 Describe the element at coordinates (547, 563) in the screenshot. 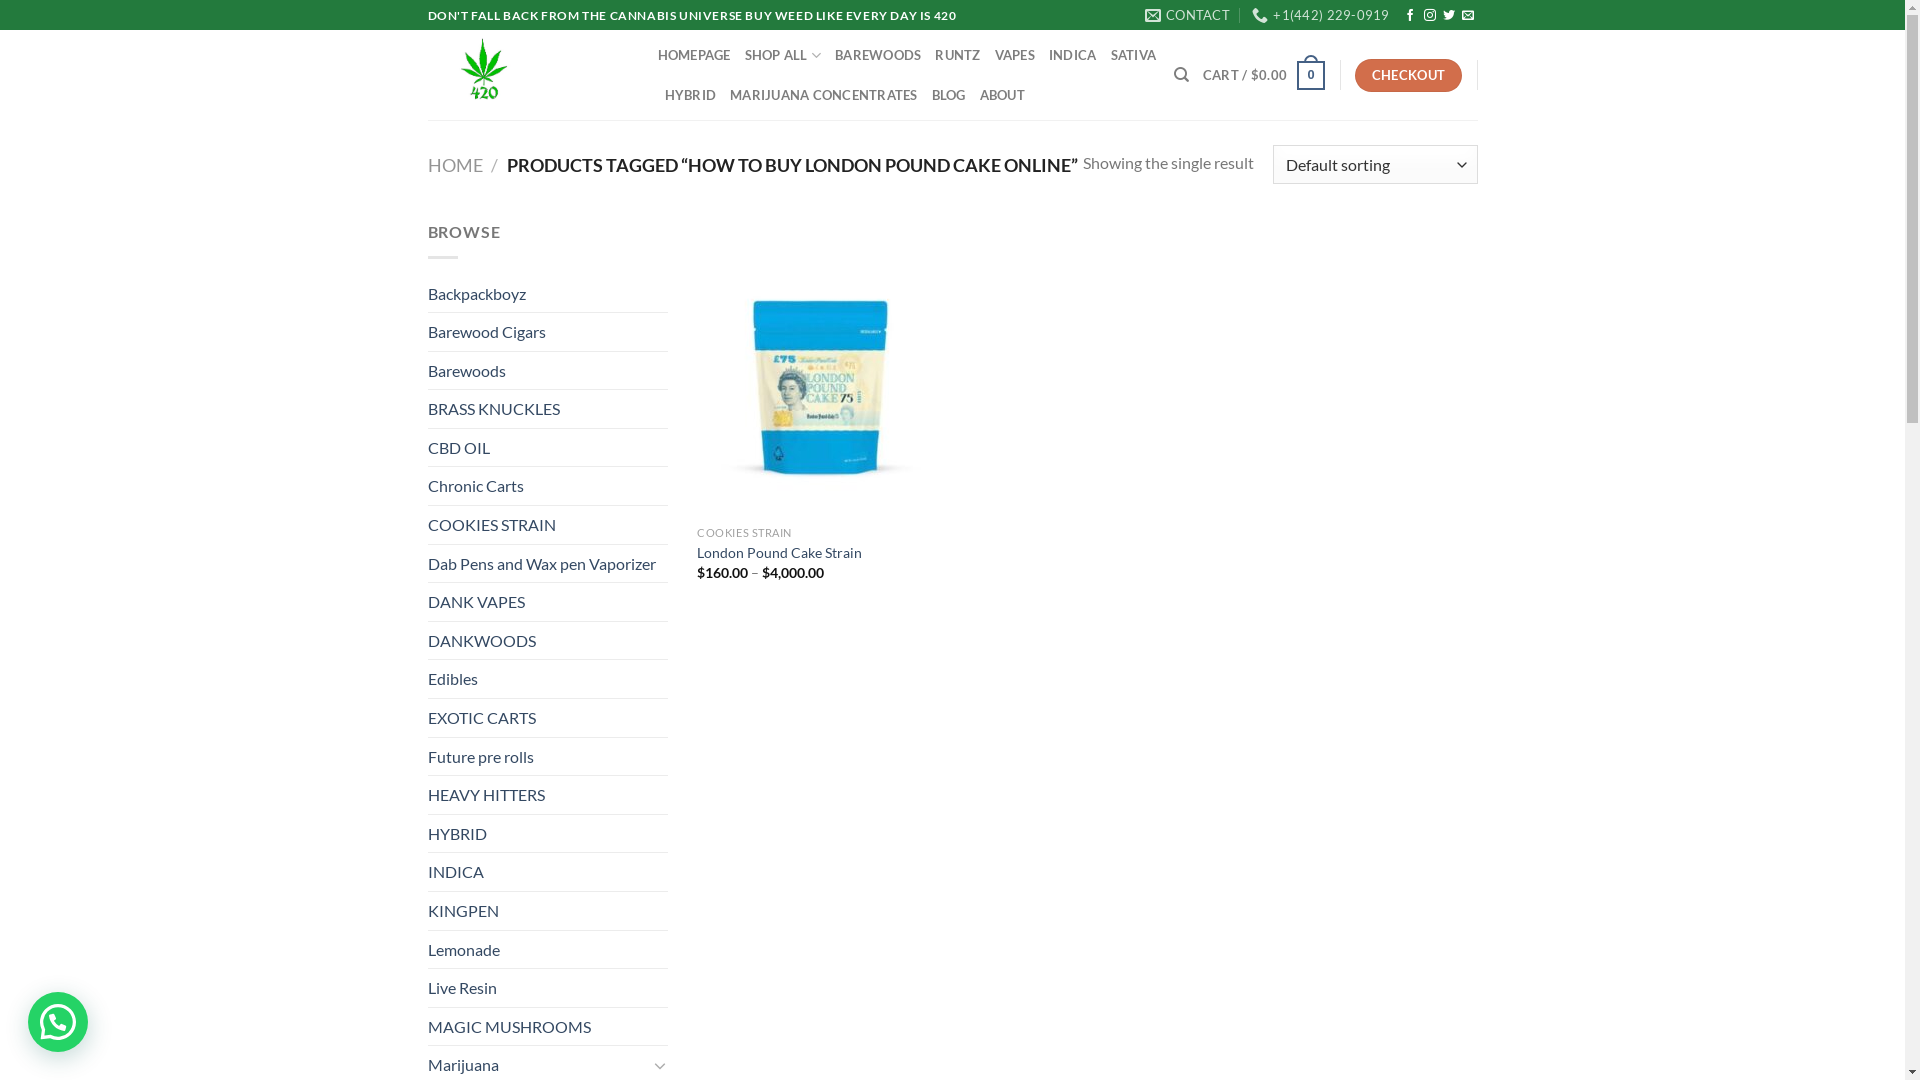

I see `'Dab Pens and Wax pen Vaporizer'` at that location.